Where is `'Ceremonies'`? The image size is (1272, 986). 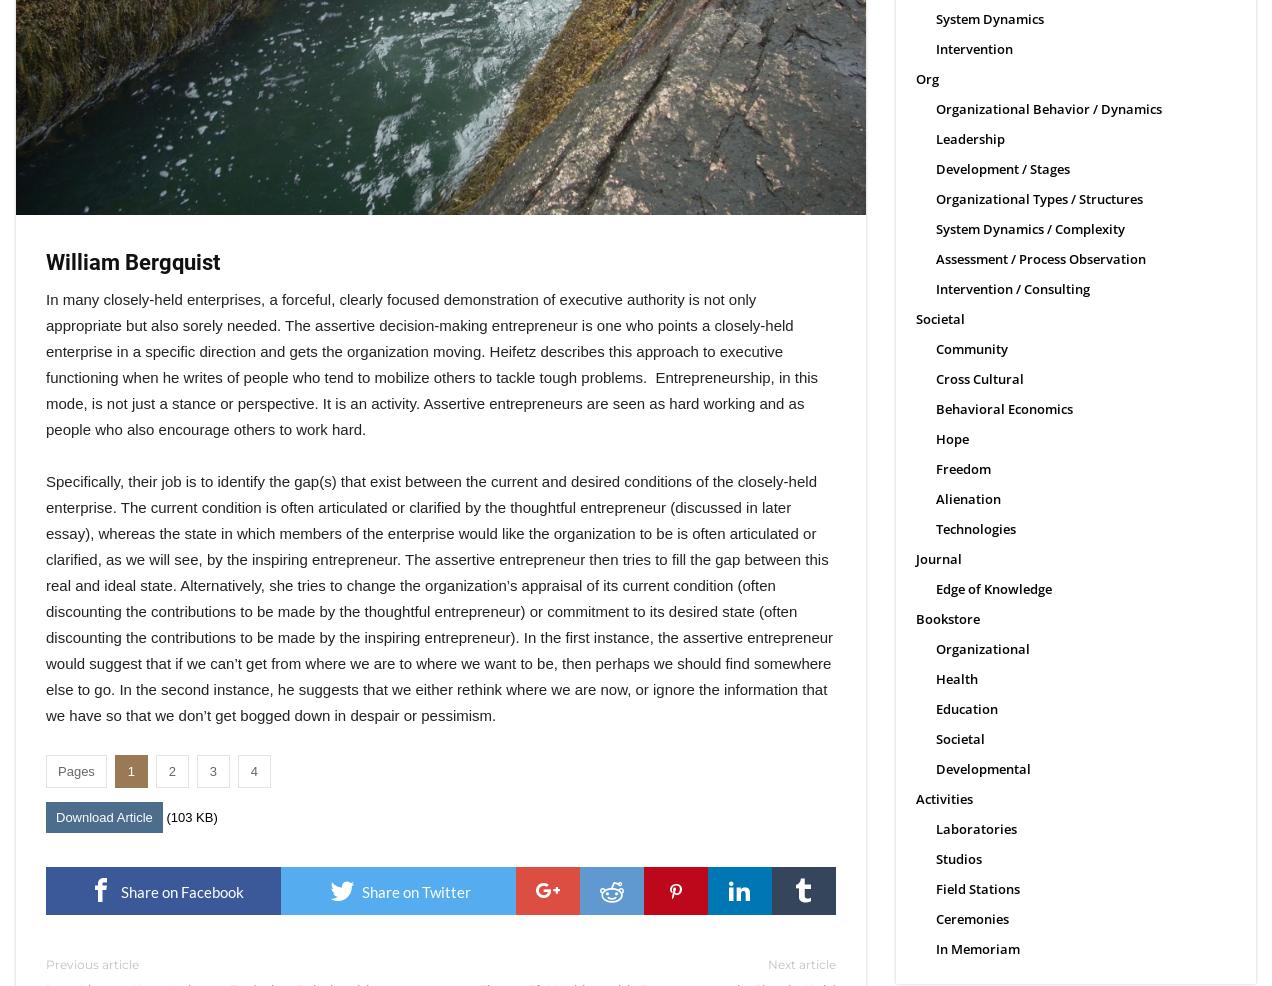
'Ceremonies' is located at coordinates (971, 918).